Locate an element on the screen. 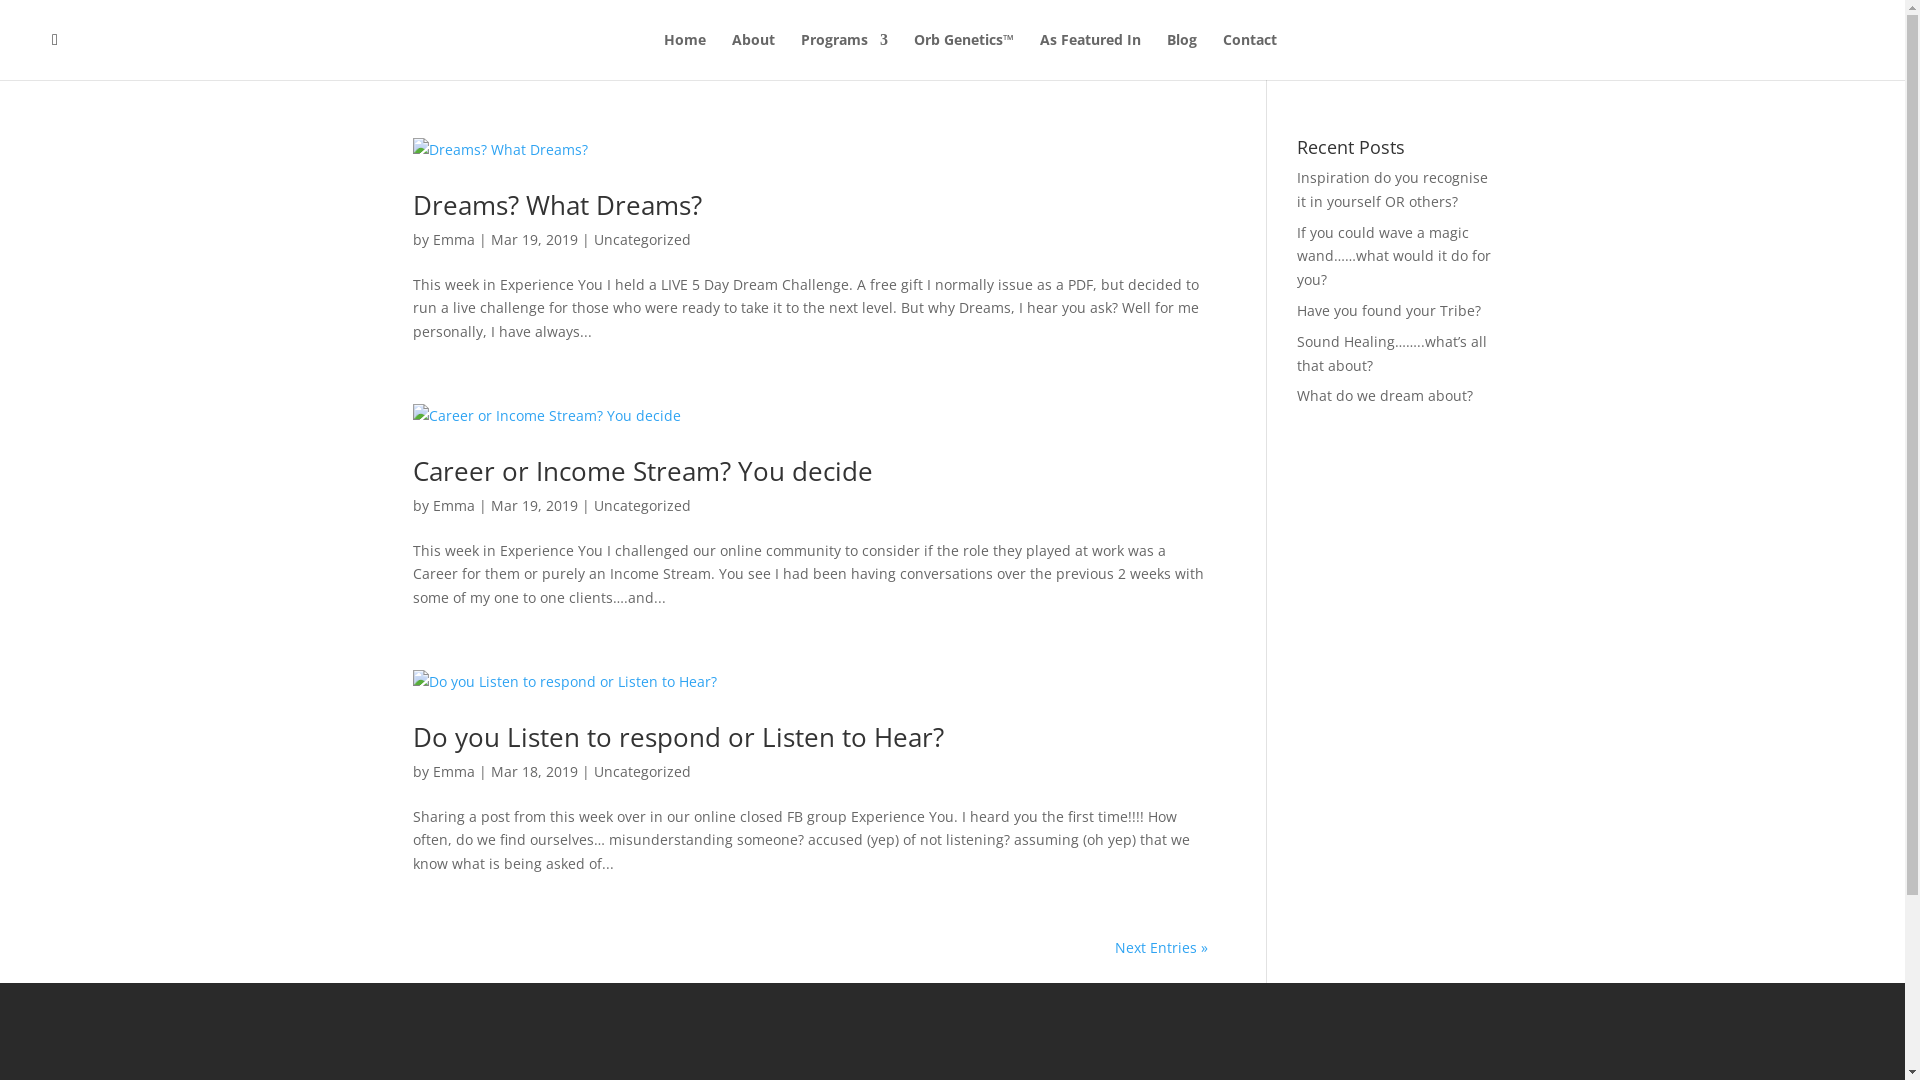 Image resolution: width=1920 pixels, height=1080 pixels. 'Inspiration do you recognise it in yourself OR others?' is located at coordinates (1296, 189).